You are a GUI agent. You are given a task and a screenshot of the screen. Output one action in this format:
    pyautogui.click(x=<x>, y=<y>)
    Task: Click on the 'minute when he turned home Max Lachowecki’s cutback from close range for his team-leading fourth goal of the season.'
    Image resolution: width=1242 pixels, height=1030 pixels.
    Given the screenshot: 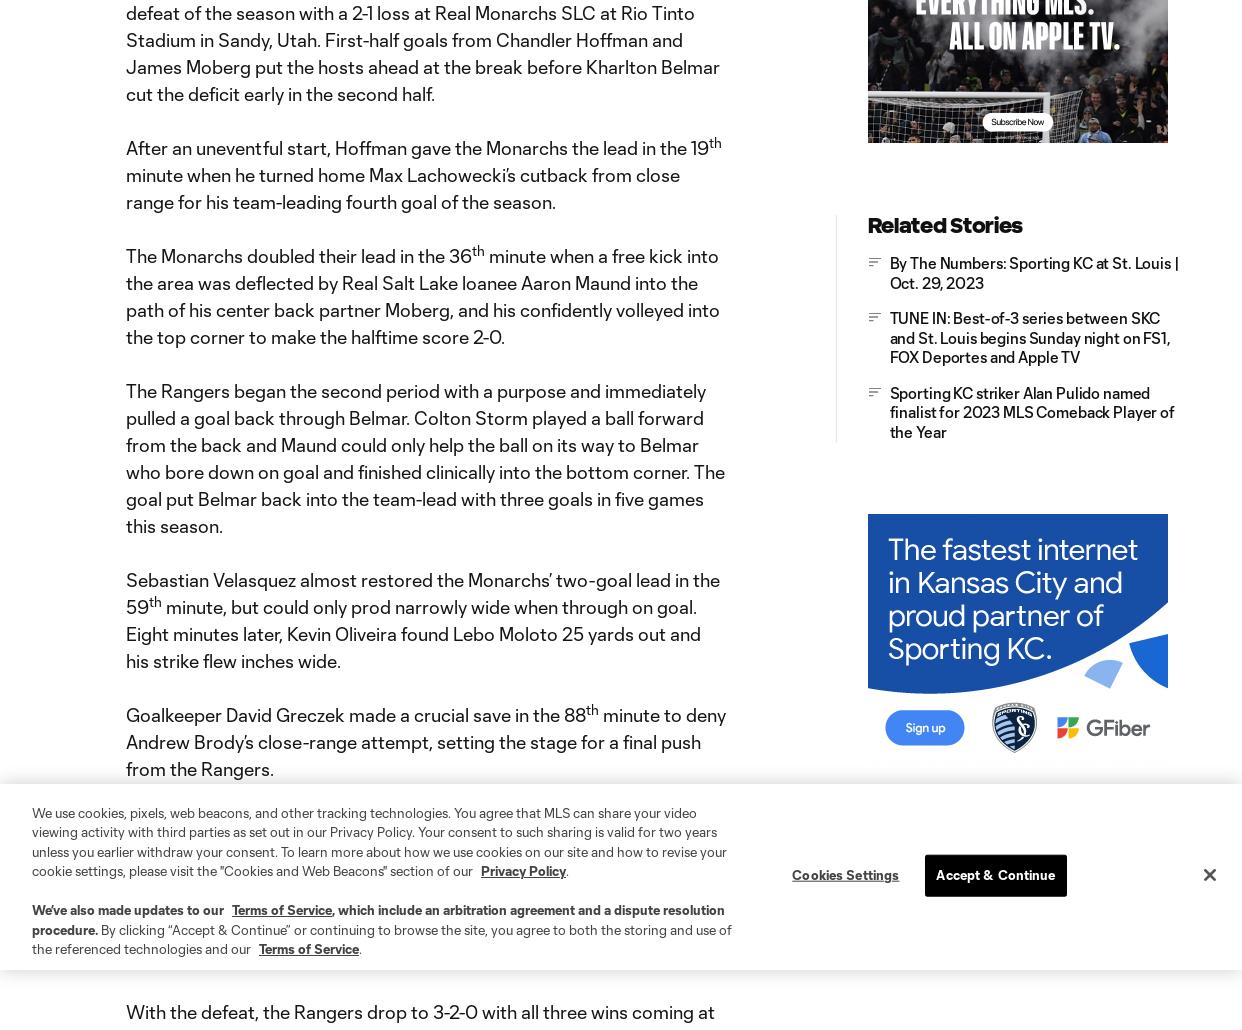 What is the action you would take?
    pyautogui.click(x=124, y=188)
    